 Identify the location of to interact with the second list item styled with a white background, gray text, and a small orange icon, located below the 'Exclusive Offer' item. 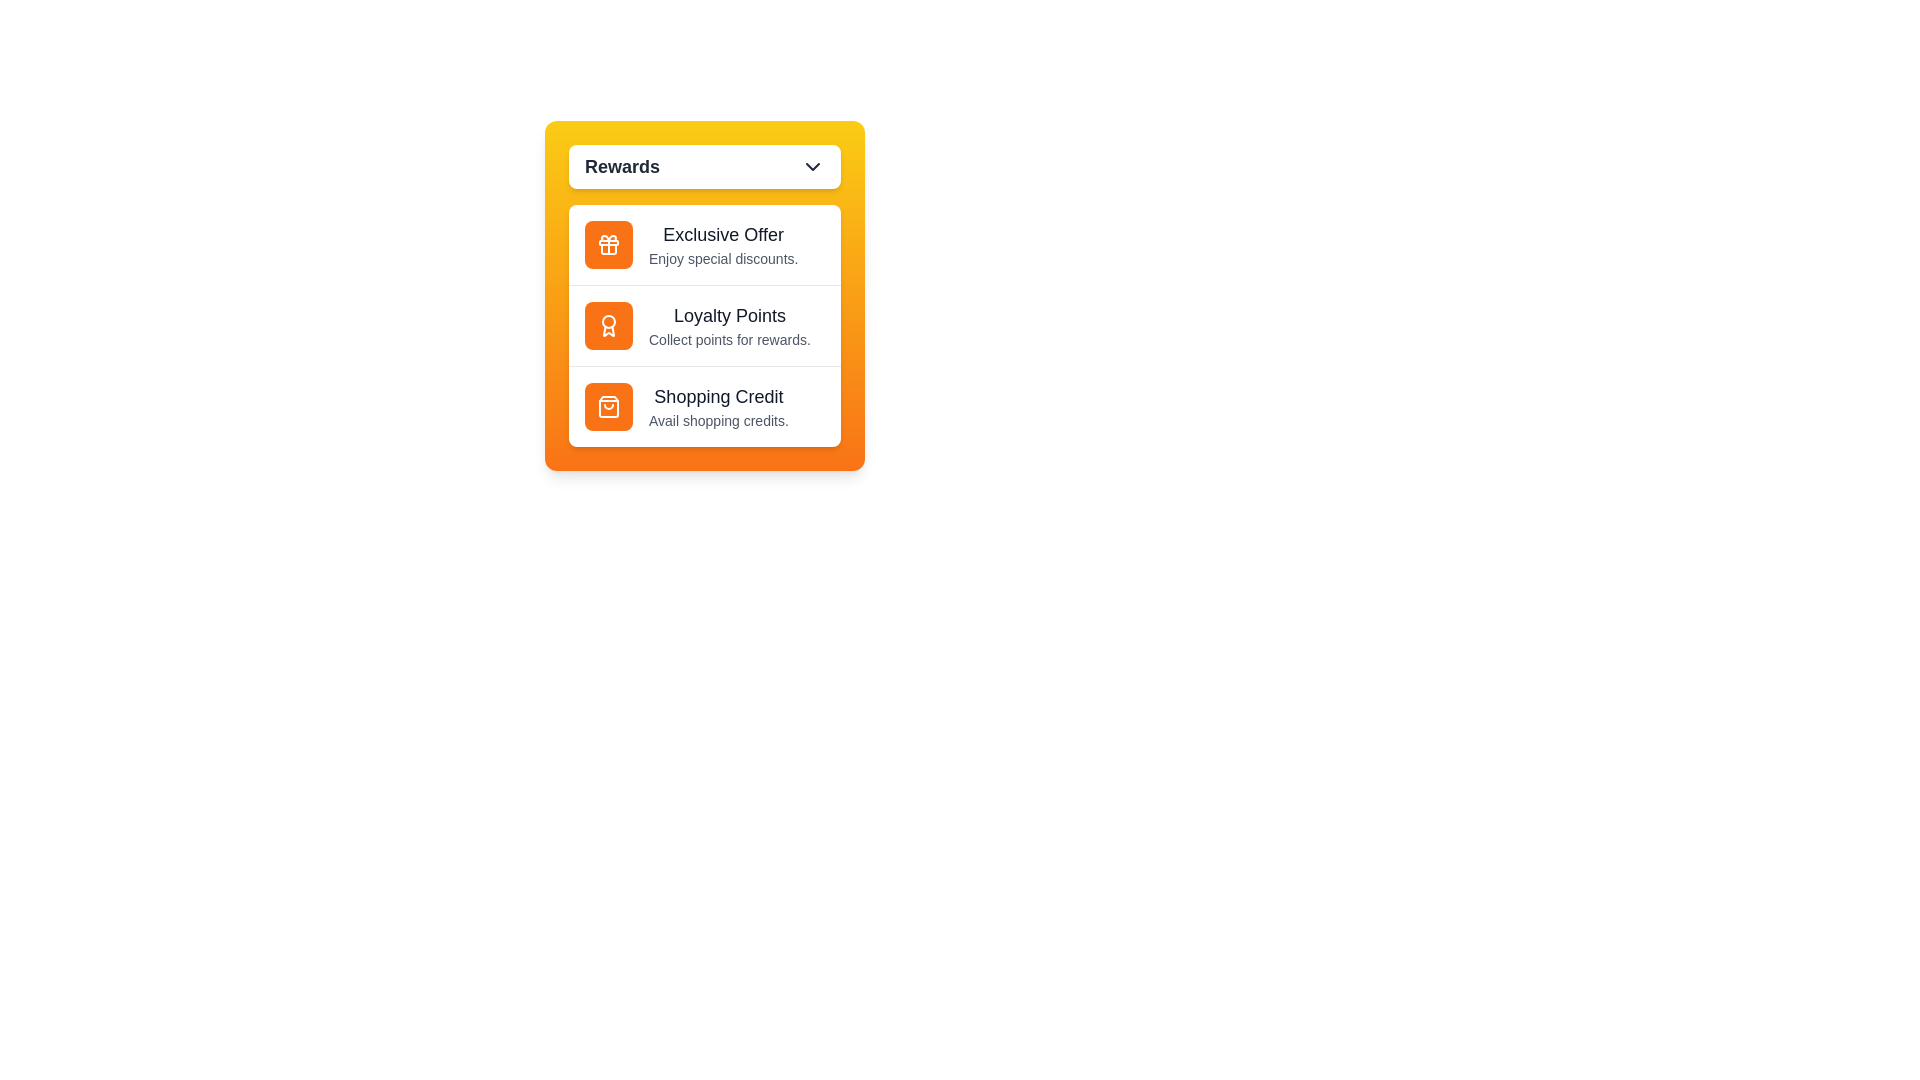
(705, 325).